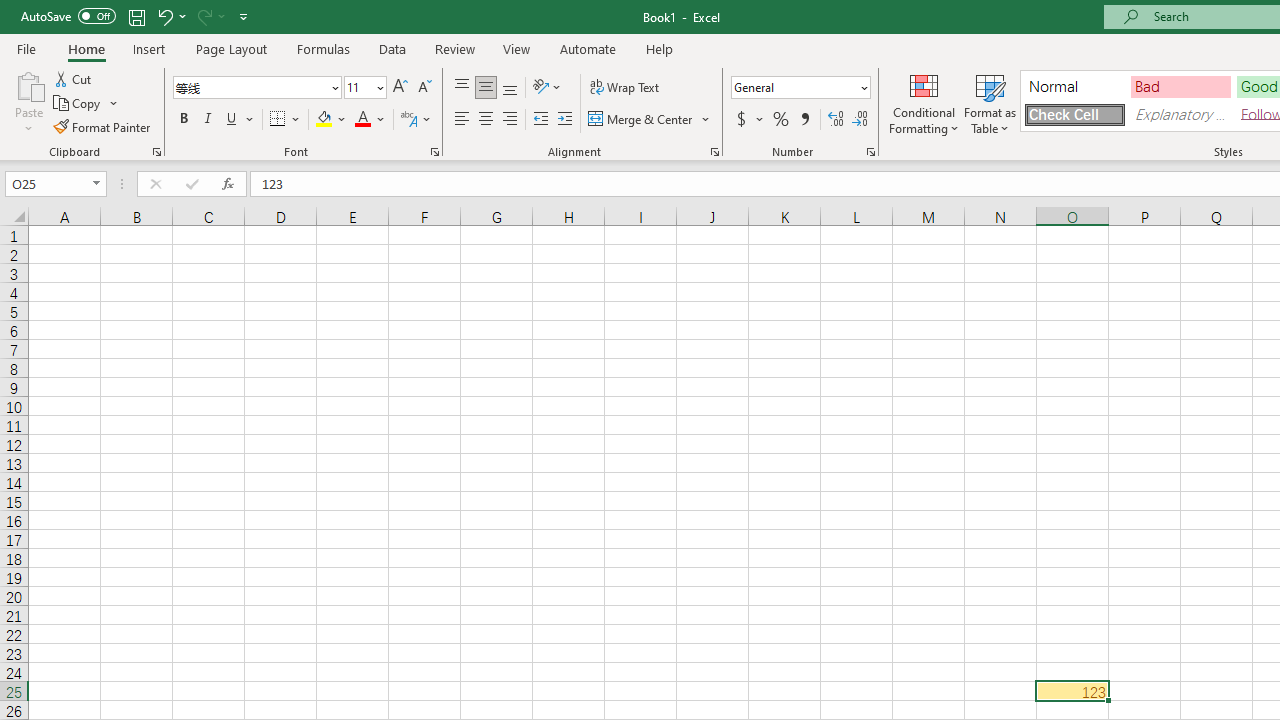  I want to click on 'Bold', so click(183, 119).